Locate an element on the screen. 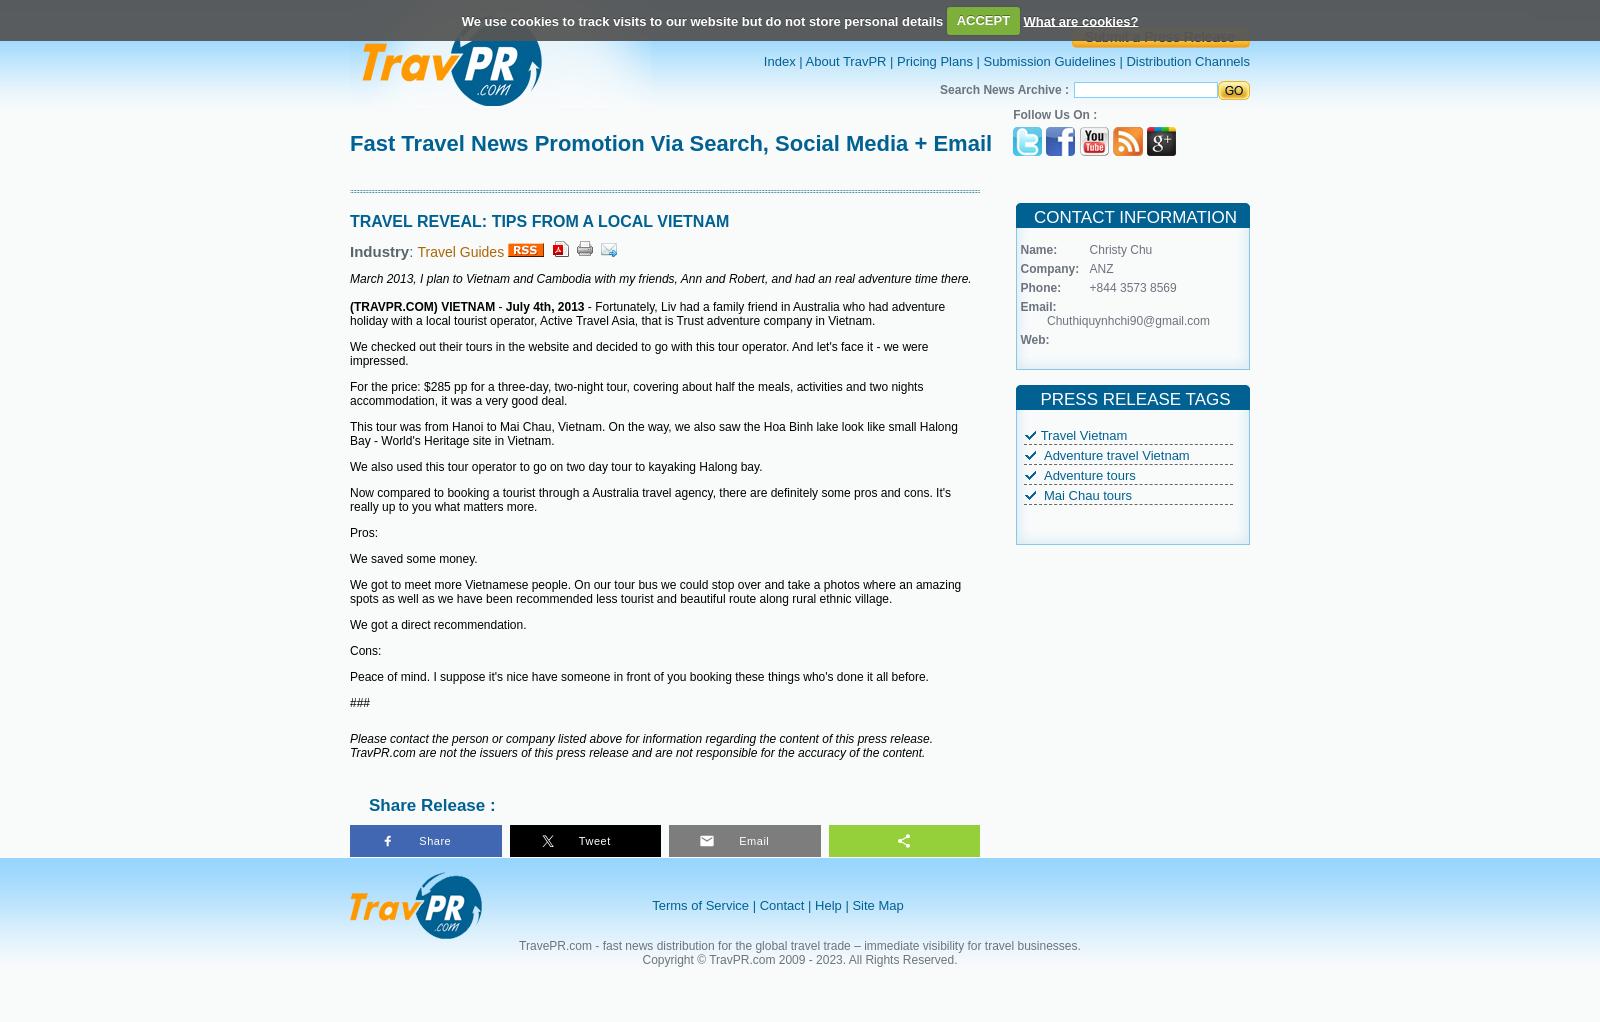 This screenshot has height=1022, width=1600. 'Fast Travel News Promotion Via Search, Social Media + Email' is located at coordinates (671, 142).